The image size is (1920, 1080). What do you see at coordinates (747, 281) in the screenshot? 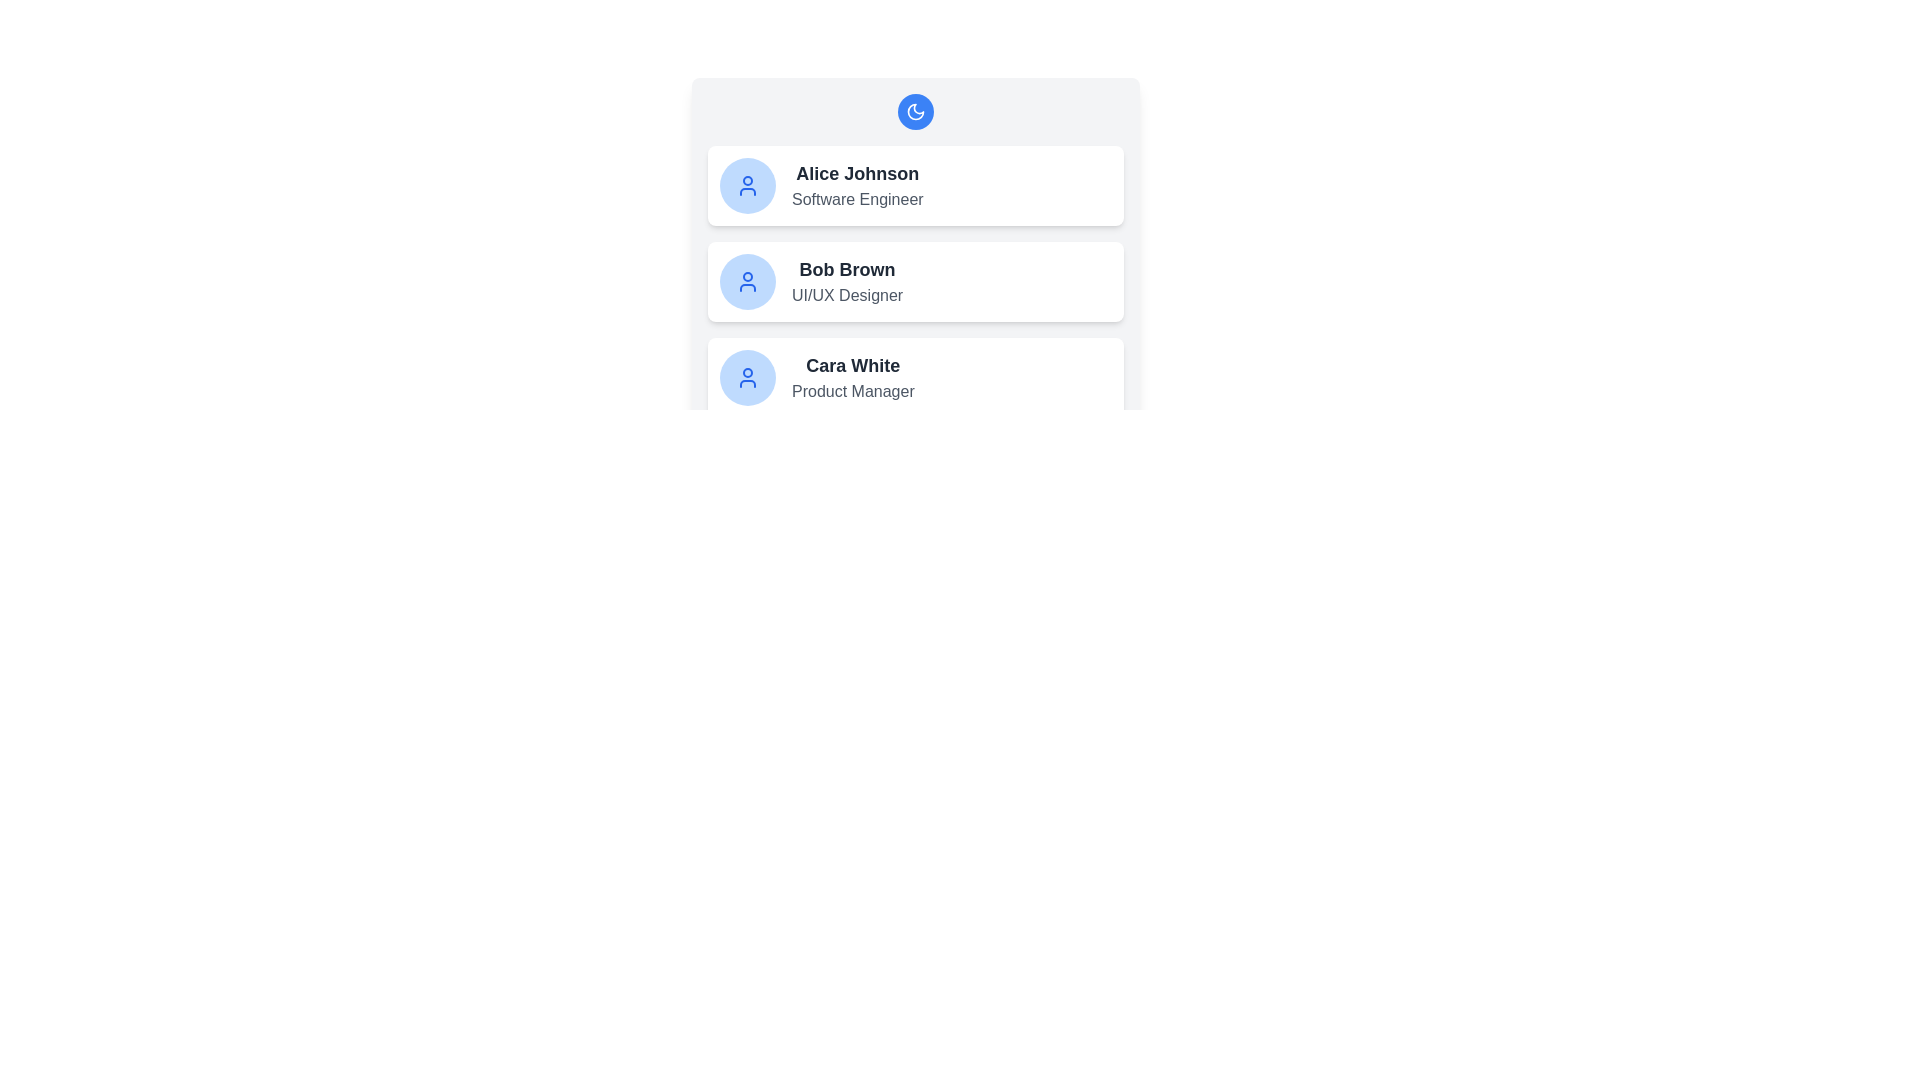
I see `the Avatar icon, which is a circular icon with a blue background and a white silhouette representing a user profile, located in the top-left of the group for 'Bob Brown, UI/UX Designer'` at bounding box center [747, 281].